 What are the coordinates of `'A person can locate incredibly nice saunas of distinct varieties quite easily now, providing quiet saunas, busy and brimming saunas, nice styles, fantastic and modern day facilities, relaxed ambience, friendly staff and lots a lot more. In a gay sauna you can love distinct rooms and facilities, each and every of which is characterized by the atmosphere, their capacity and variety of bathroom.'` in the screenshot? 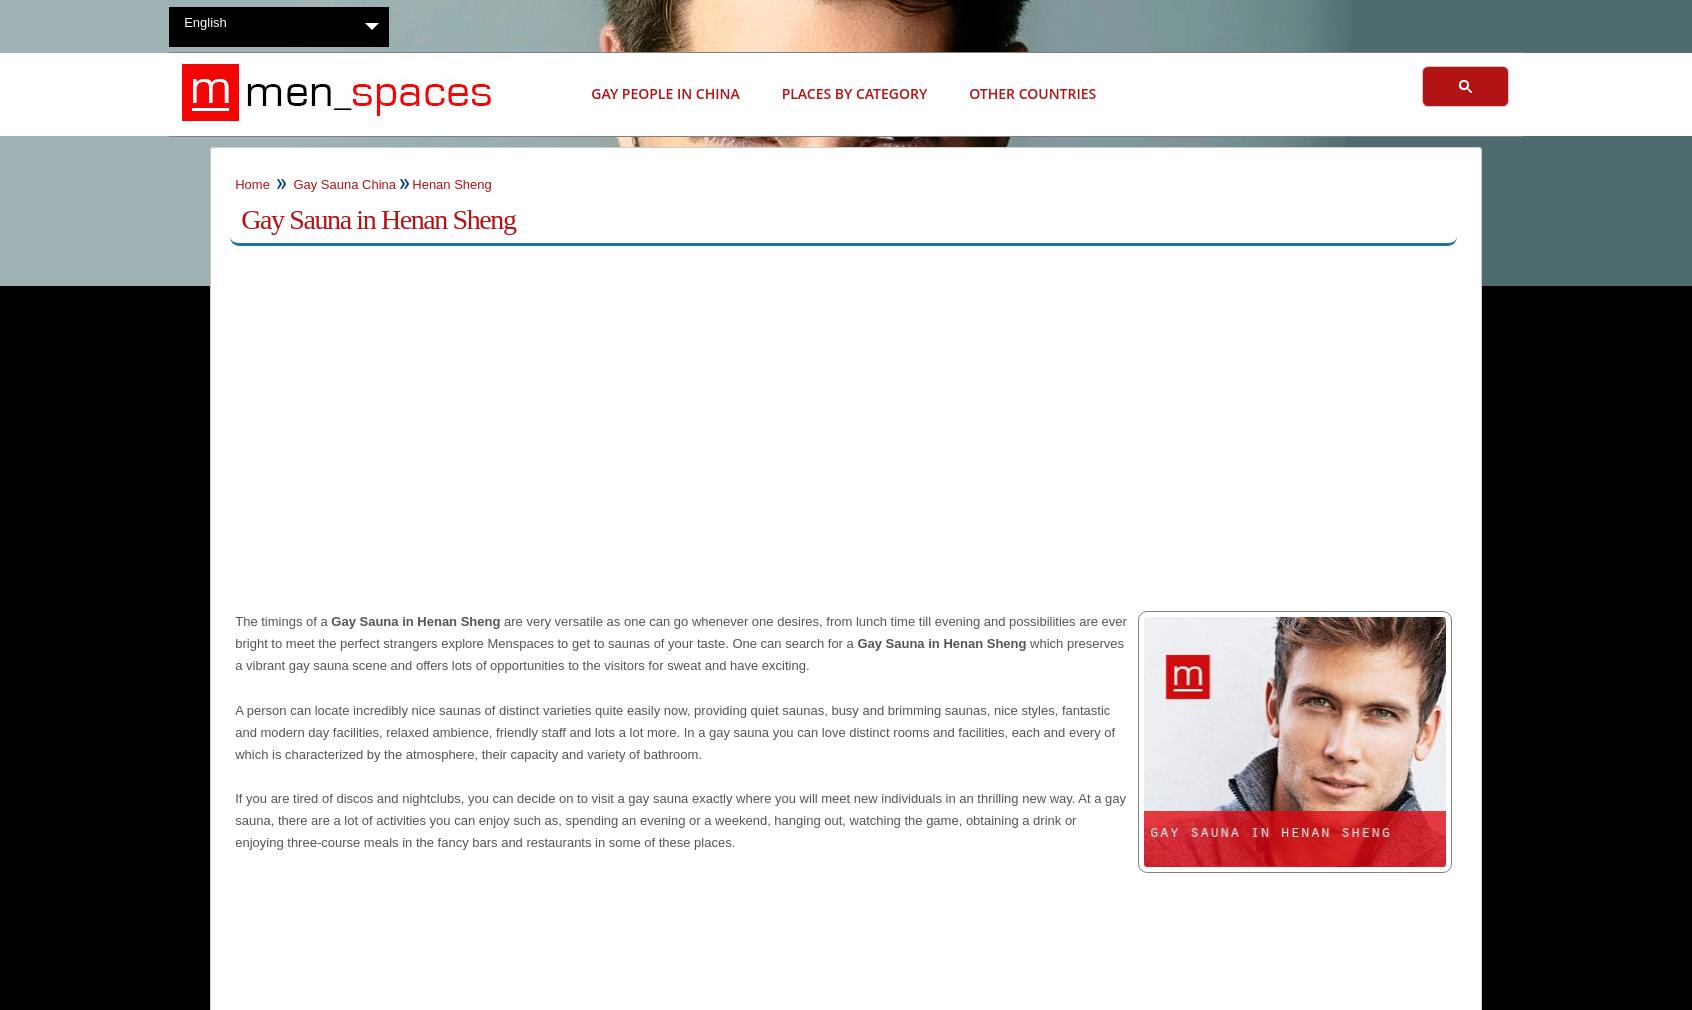 It's located at (674, 730).